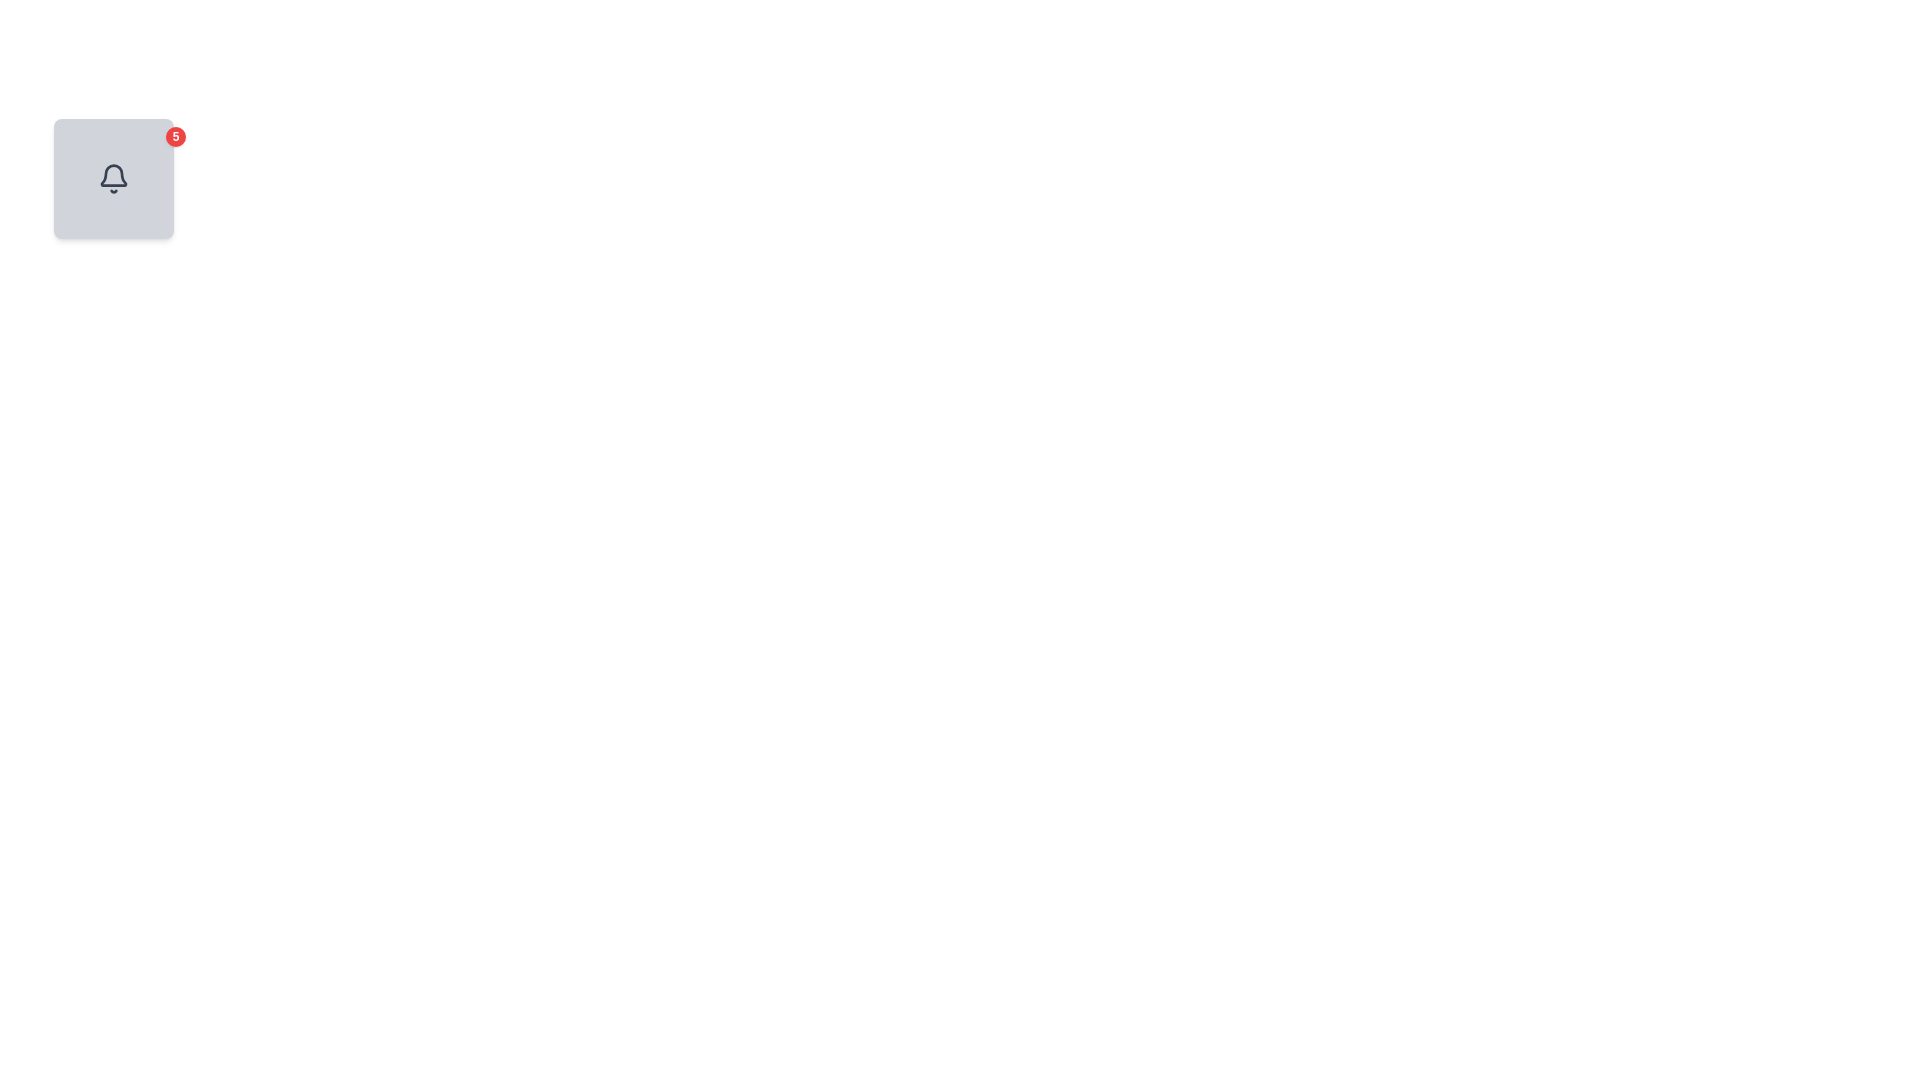  What do you see at coordinates (113, 174) in the screenshot?
I see `the larger bottom portion of the bell icon representing notifications` at bounding box center [113, 174].